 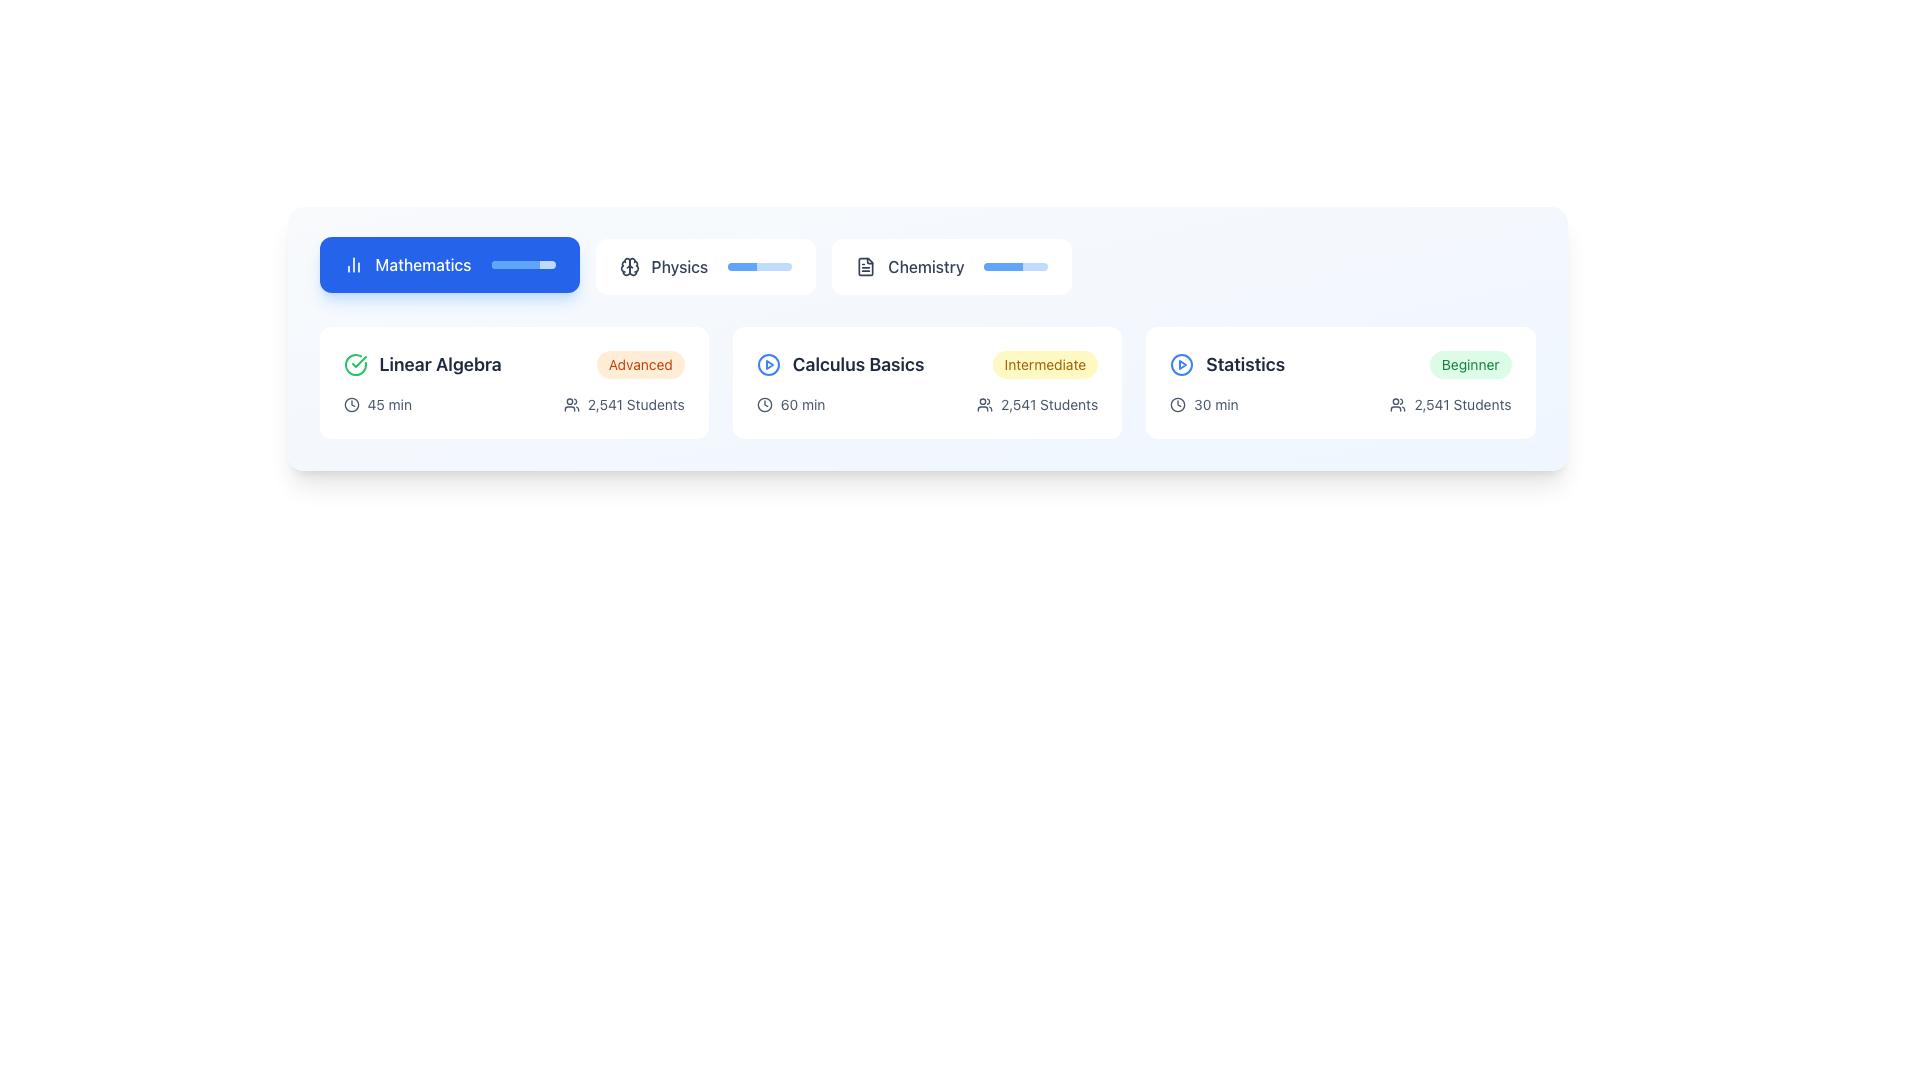 What do you see at coordinates (1397, 405) in the screenshot?
I see `the small user icon, which is styled as two overlapping outlines of heads and shoulders, located to the left of the text '2,541 Students'` at bounding box center [1397, 405].